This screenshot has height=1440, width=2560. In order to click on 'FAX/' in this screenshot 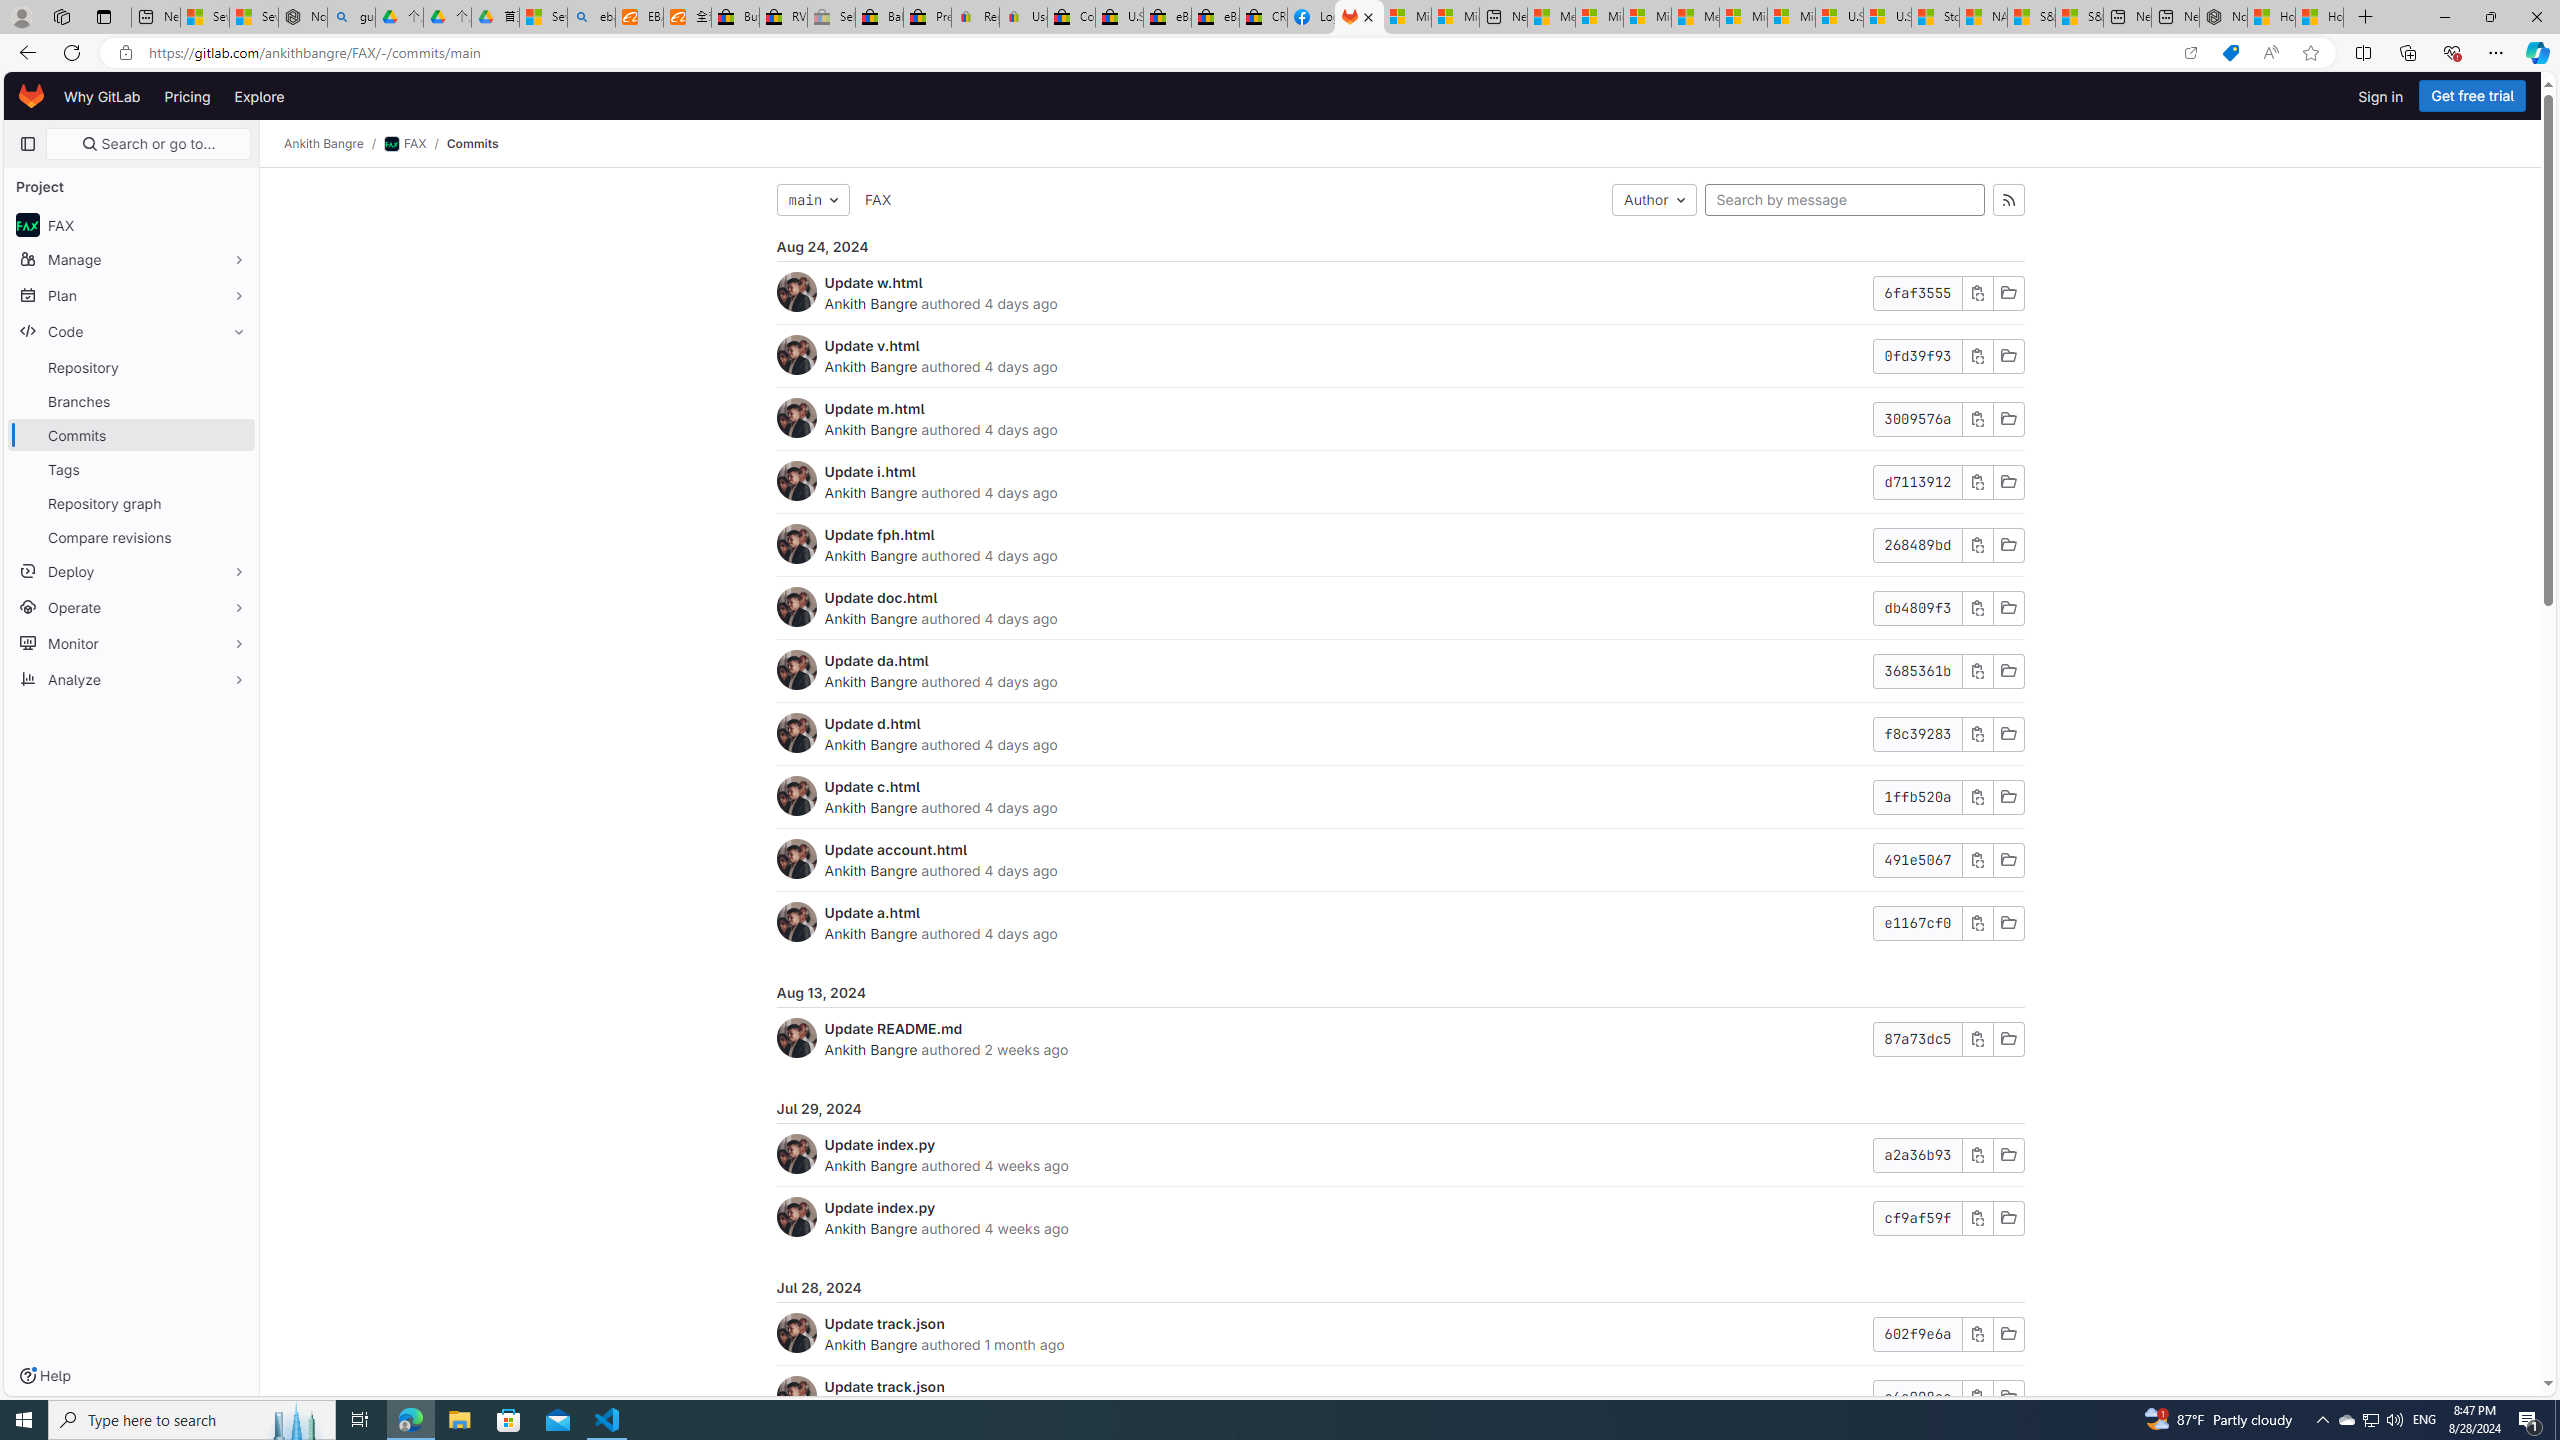, I will do `click(415, 143)`.